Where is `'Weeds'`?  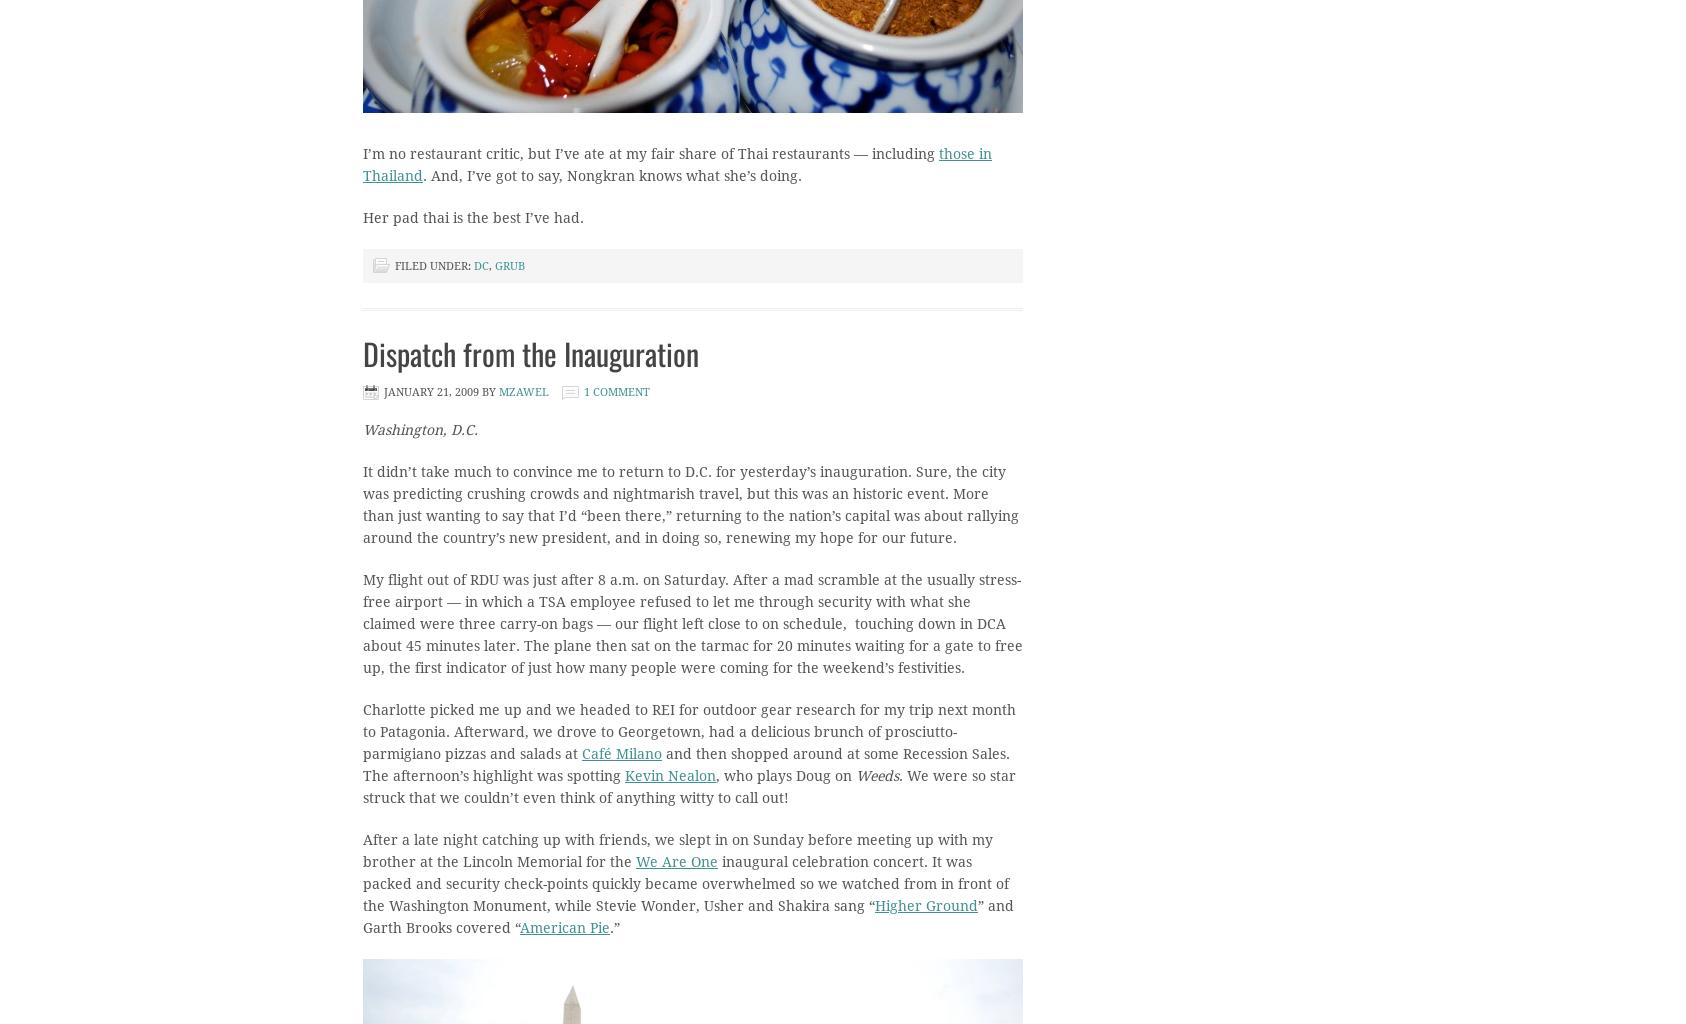
'Weeds' is located at coordinates (876, 775).